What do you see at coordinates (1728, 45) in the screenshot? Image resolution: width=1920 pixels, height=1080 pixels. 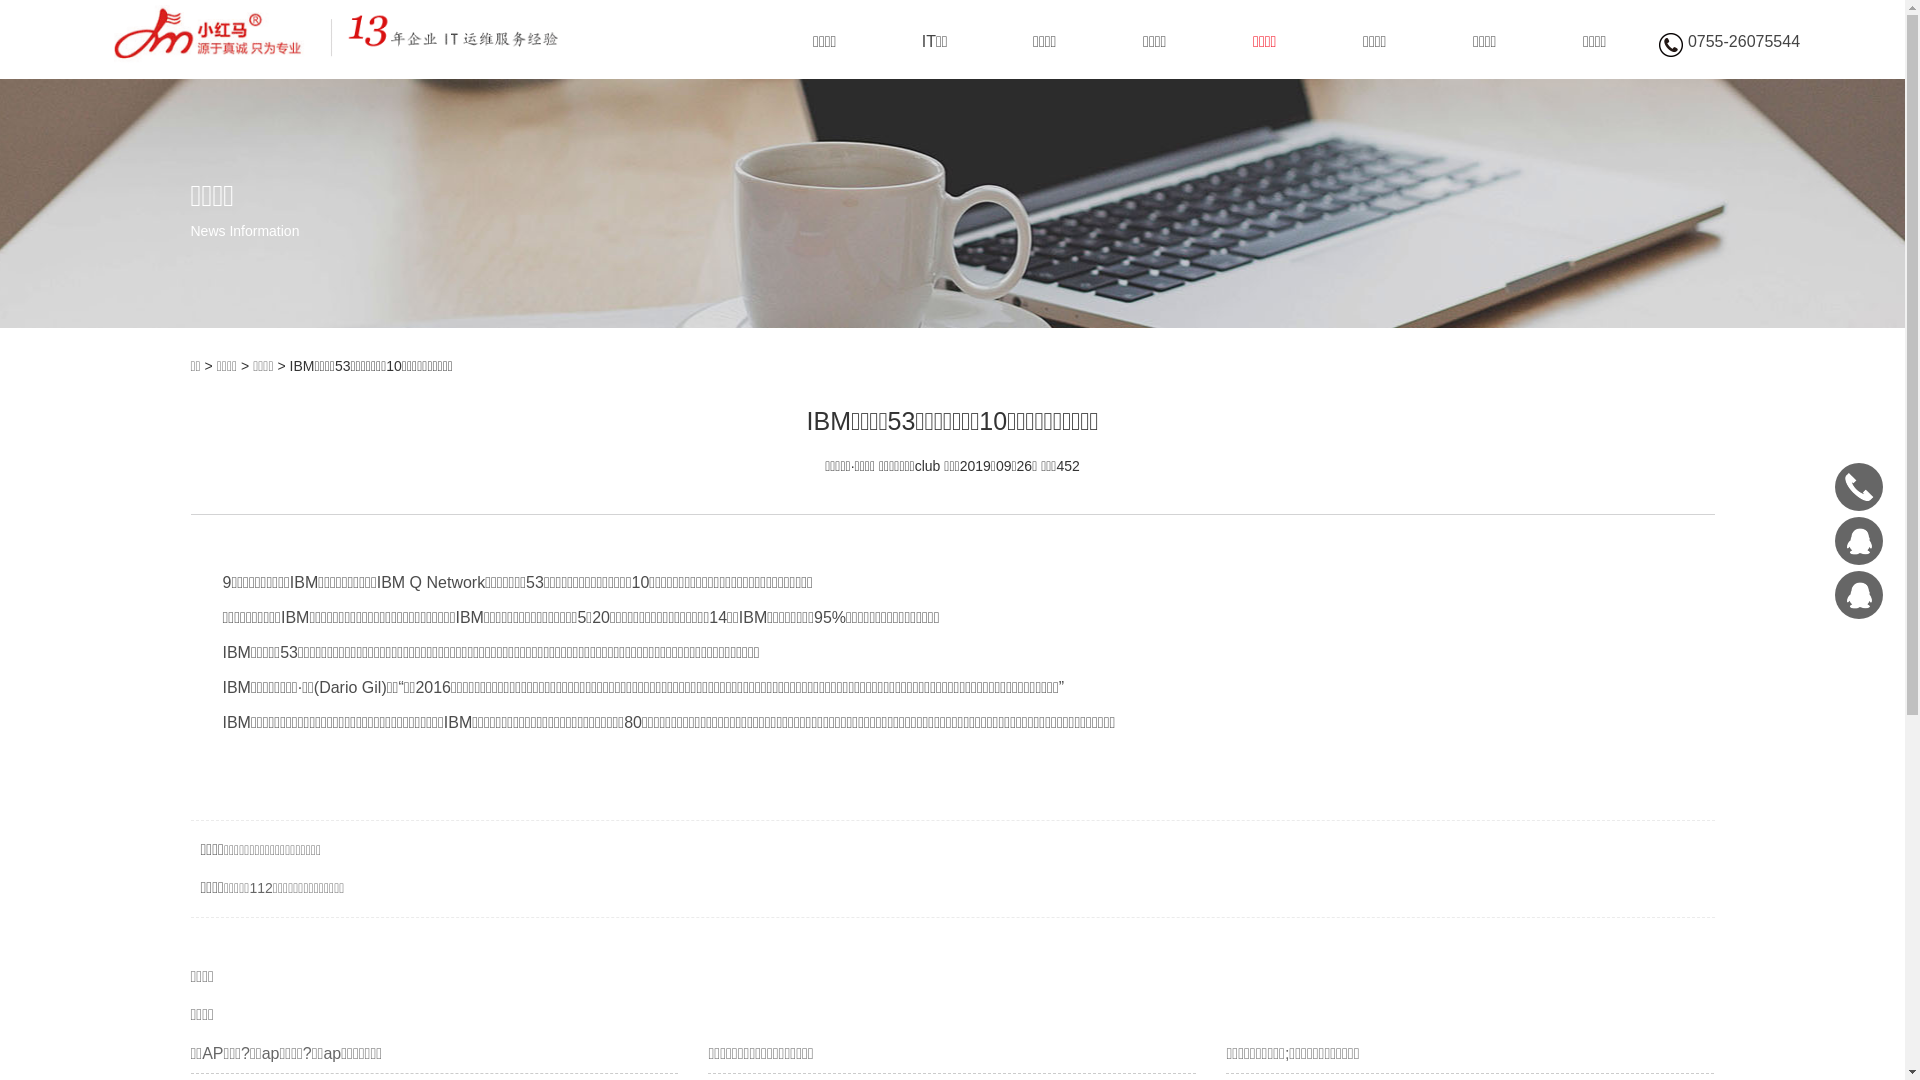 I see `'0755-26075544'` at bounding box center [1728, 45].